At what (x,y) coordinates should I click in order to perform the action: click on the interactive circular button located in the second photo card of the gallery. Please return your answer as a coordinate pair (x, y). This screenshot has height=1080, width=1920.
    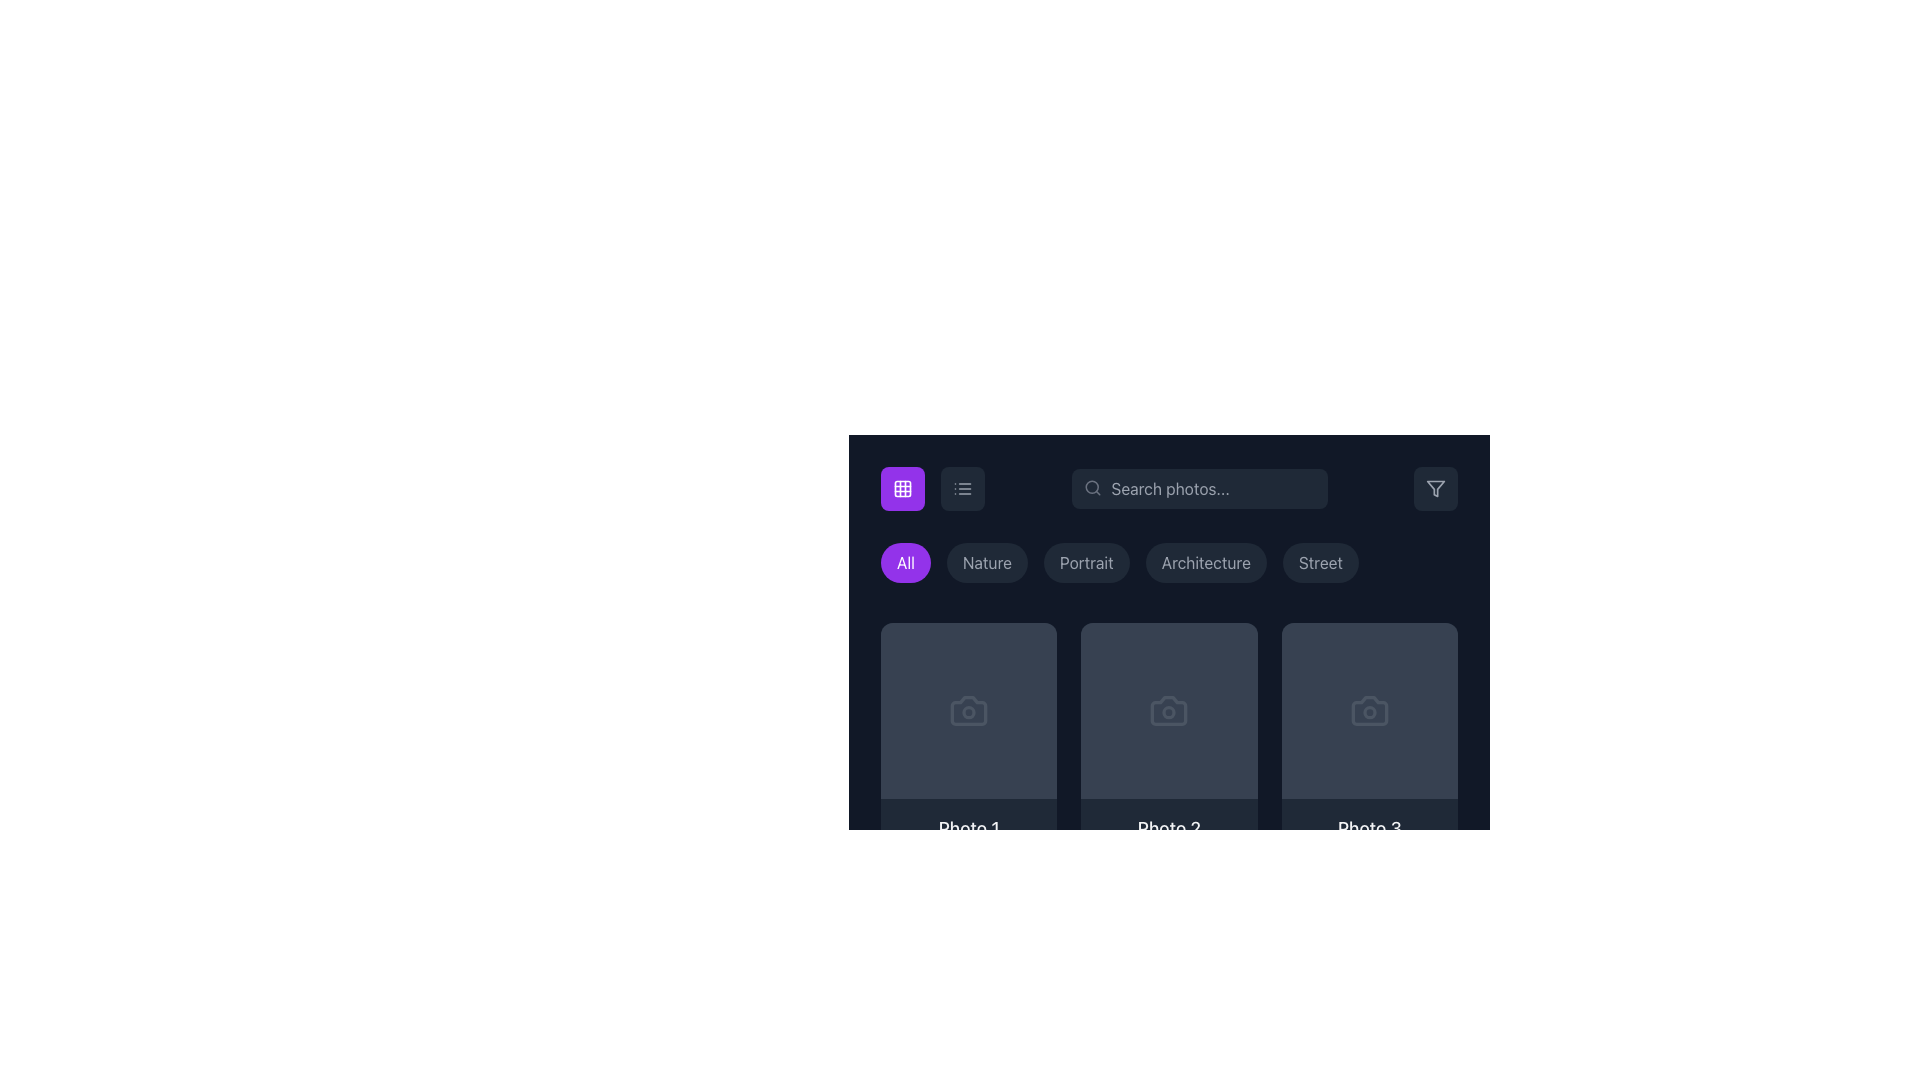
    Looking at the image, I should click on (1116, 710).